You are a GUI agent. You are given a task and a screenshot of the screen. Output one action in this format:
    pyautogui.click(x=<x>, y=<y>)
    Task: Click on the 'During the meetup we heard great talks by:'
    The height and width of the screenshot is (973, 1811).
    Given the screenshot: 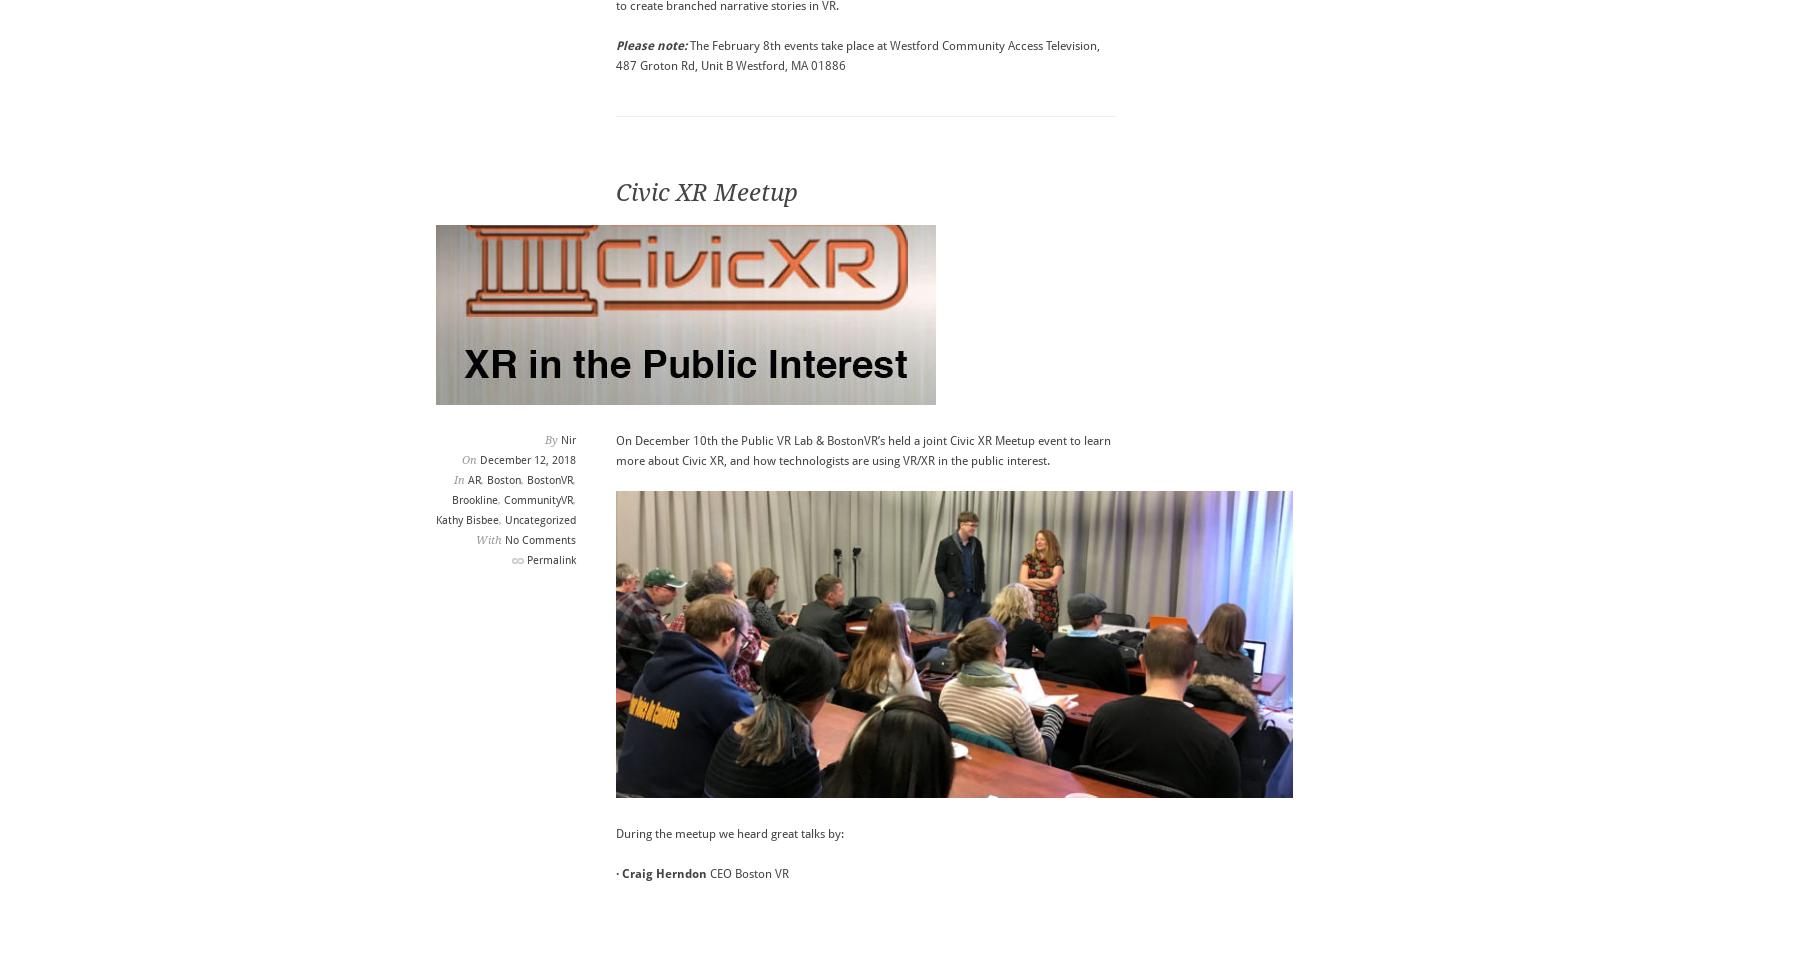 What is the action you would take?
    pyautogui.click(x=727, y=832)
    